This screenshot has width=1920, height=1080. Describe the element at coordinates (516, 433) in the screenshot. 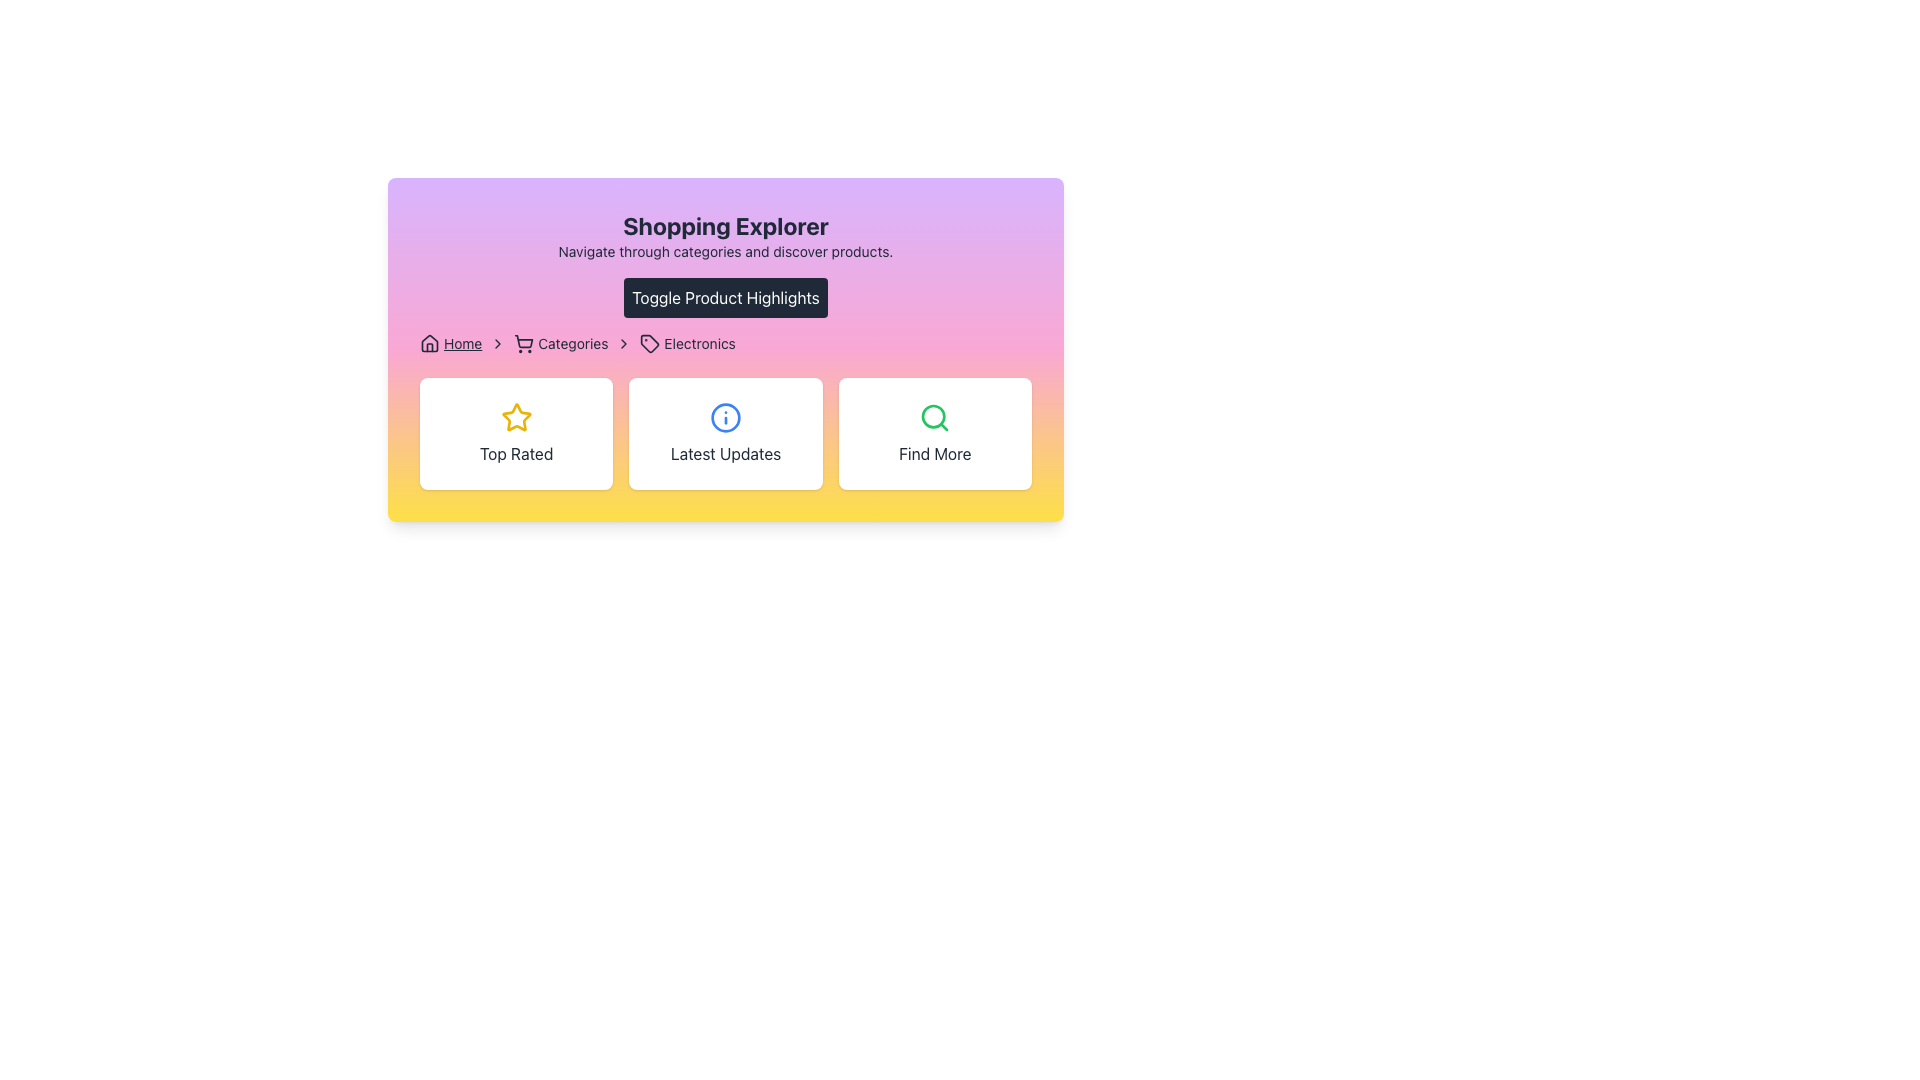

I see `the leftmost card in the horizontal row` at that location.